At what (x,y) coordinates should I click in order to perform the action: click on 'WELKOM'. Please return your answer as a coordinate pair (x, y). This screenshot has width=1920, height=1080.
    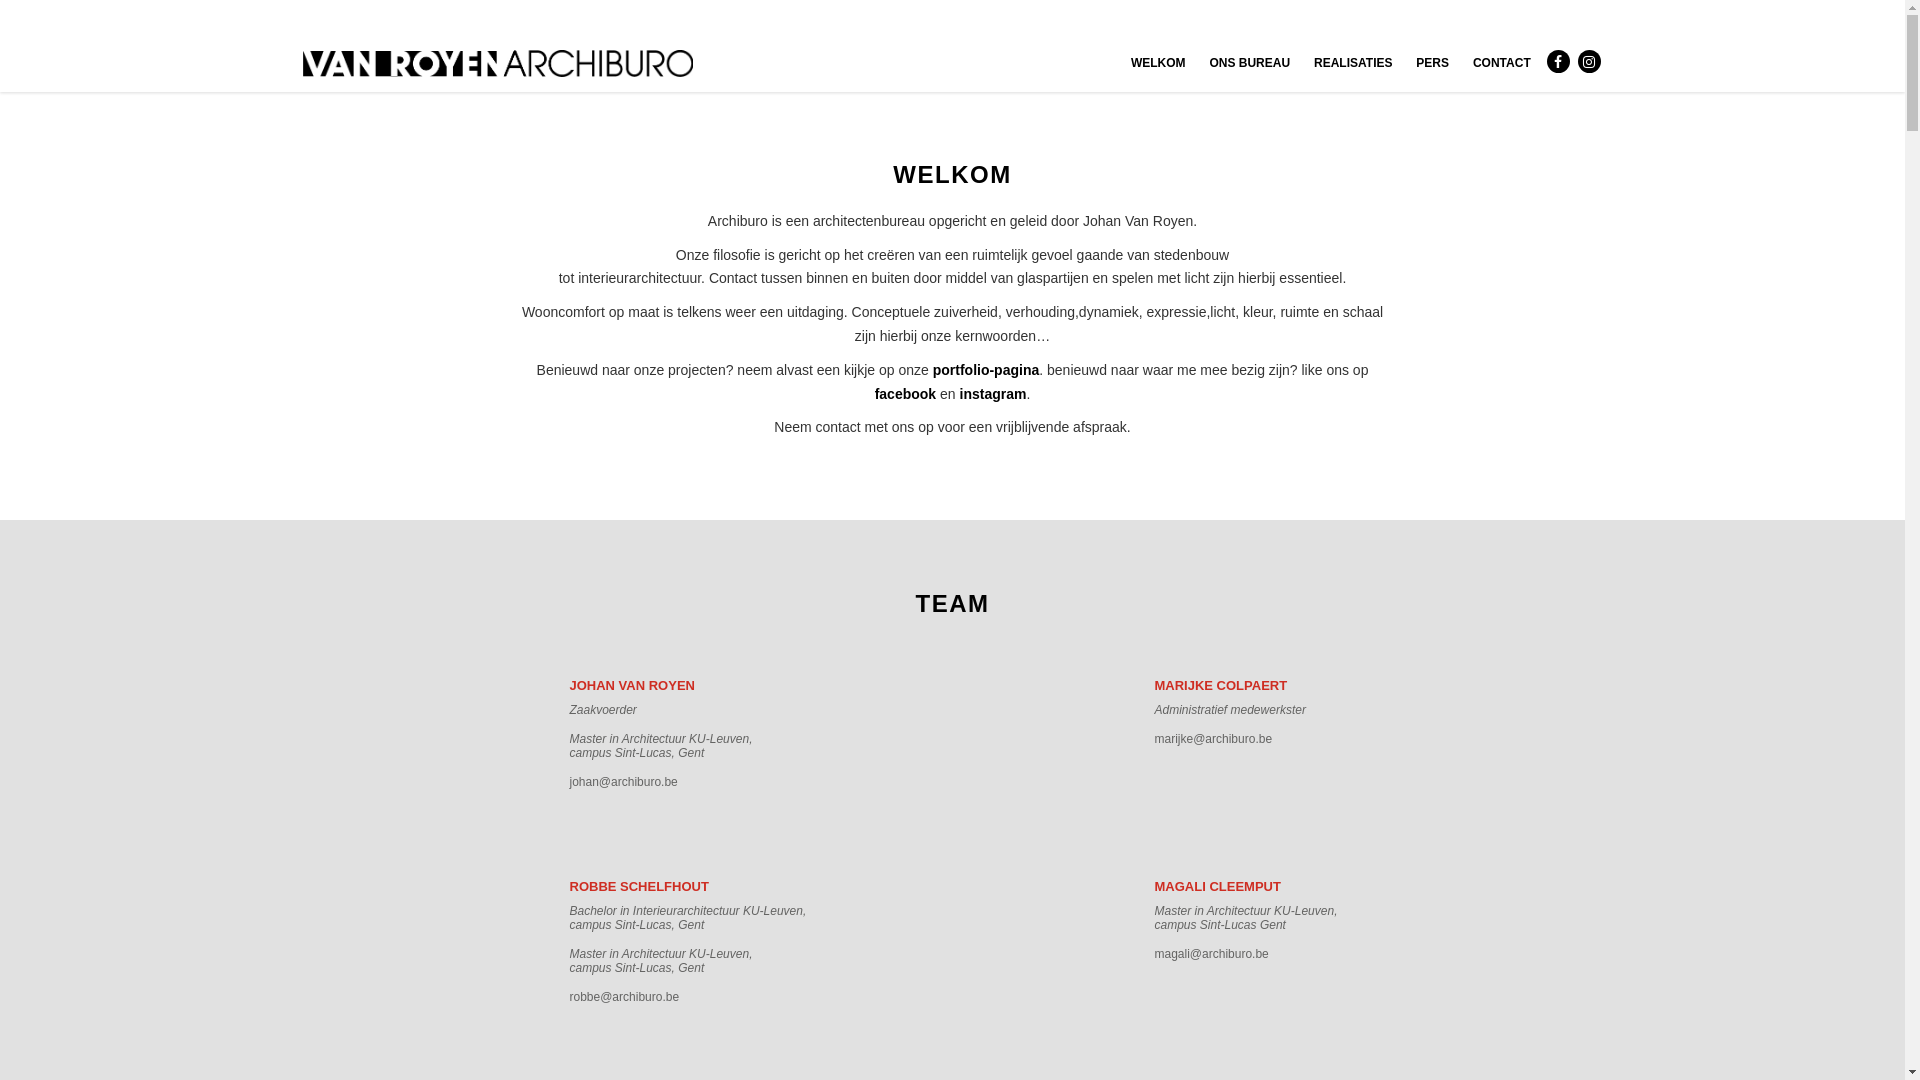
    Looking at the image, I should click on (1126, 62).